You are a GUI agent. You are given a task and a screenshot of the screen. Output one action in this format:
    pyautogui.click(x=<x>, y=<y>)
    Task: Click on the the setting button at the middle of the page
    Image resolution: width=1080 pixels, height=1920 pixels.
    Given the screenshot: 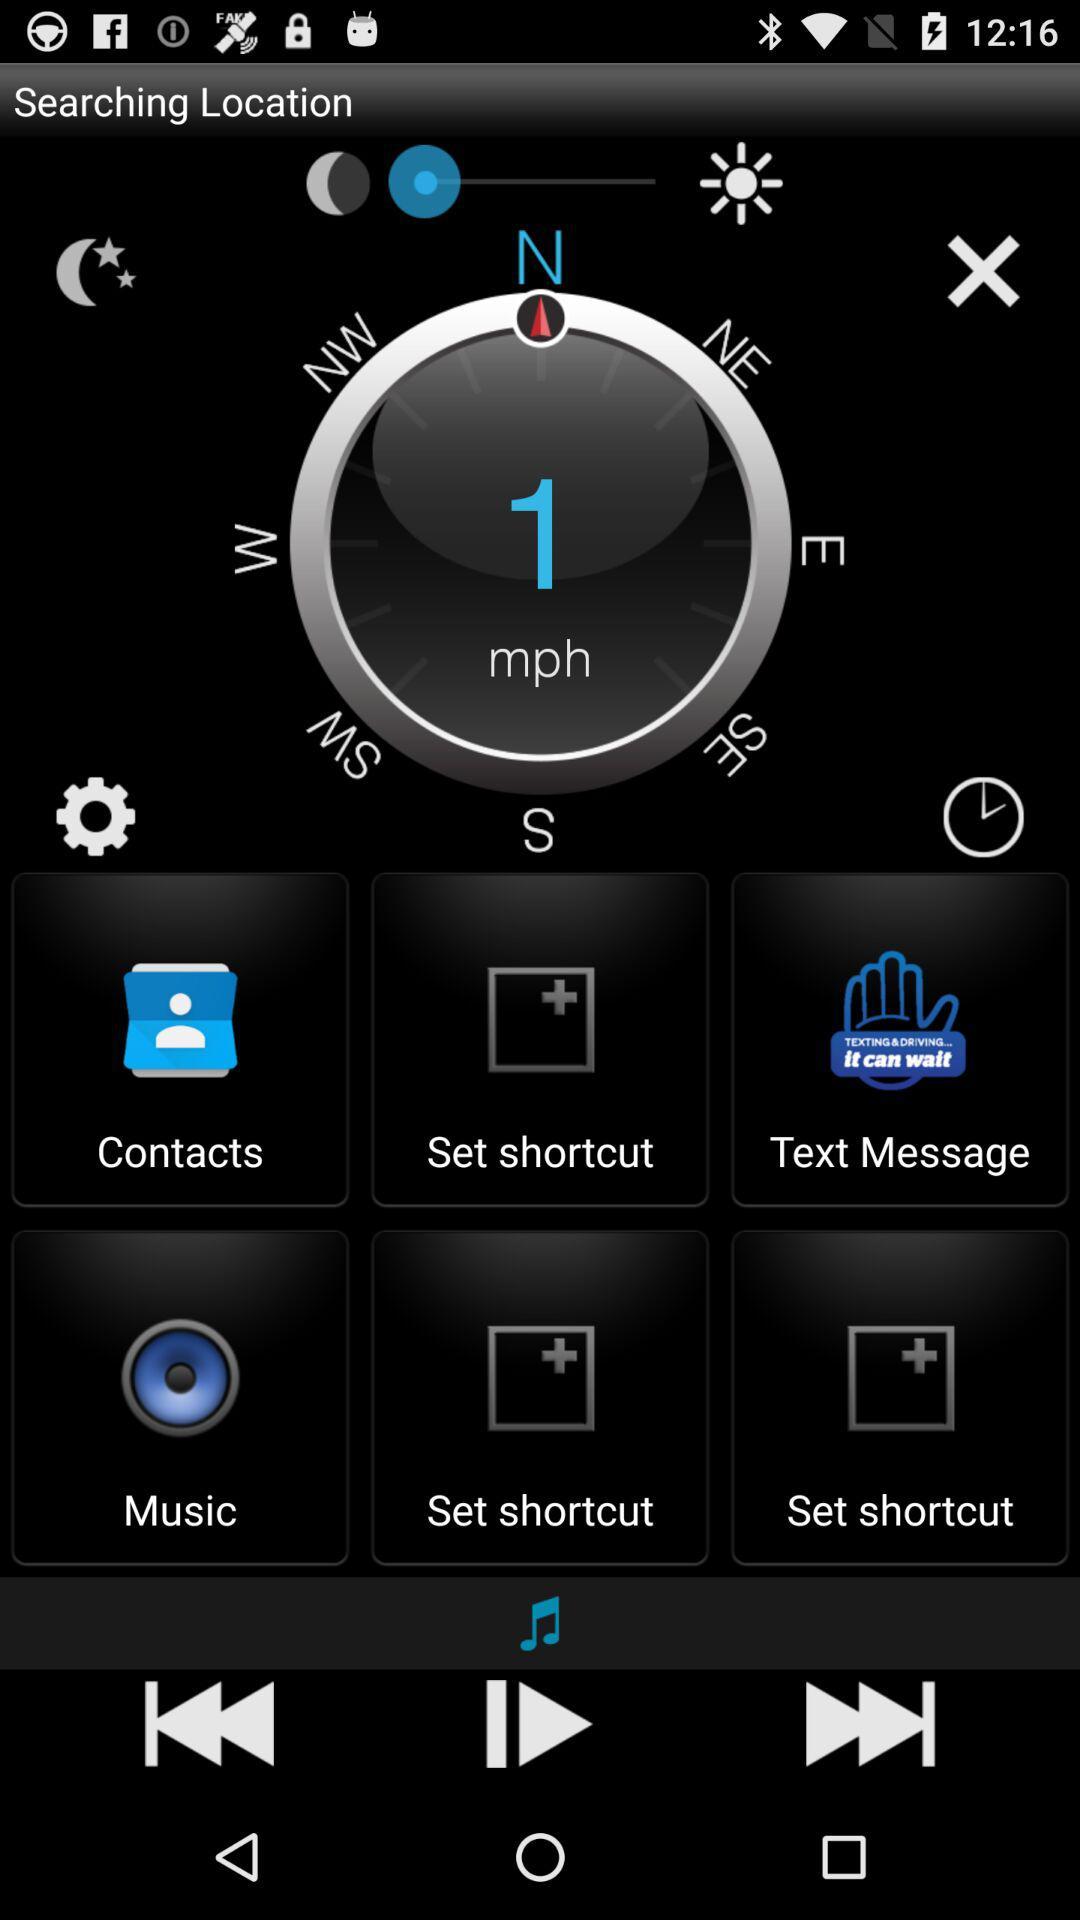 What is the action you would take?
    pyautogui.click(x=96, y=816)
    